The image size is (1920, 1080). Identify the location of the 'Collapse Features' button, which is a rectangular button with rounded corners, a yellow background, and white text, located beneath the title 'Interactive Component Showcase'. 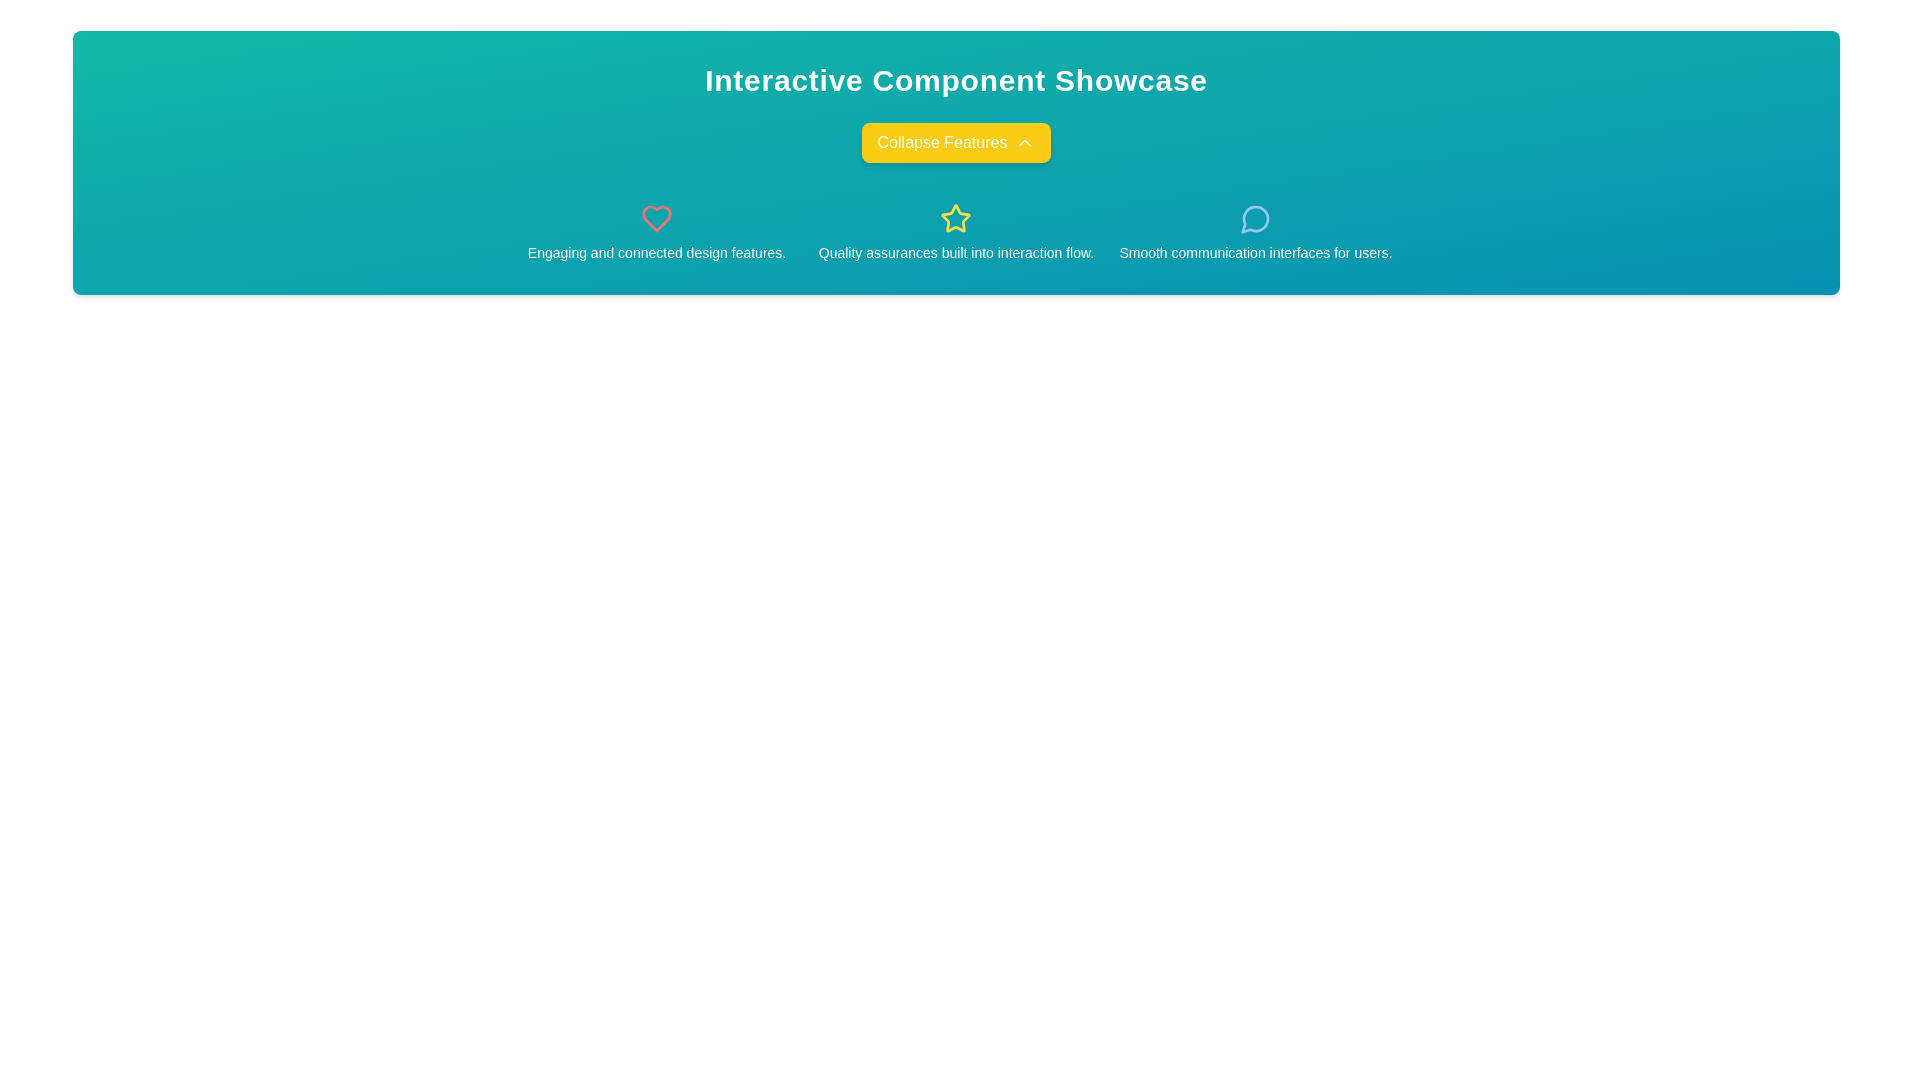
(955, 141).